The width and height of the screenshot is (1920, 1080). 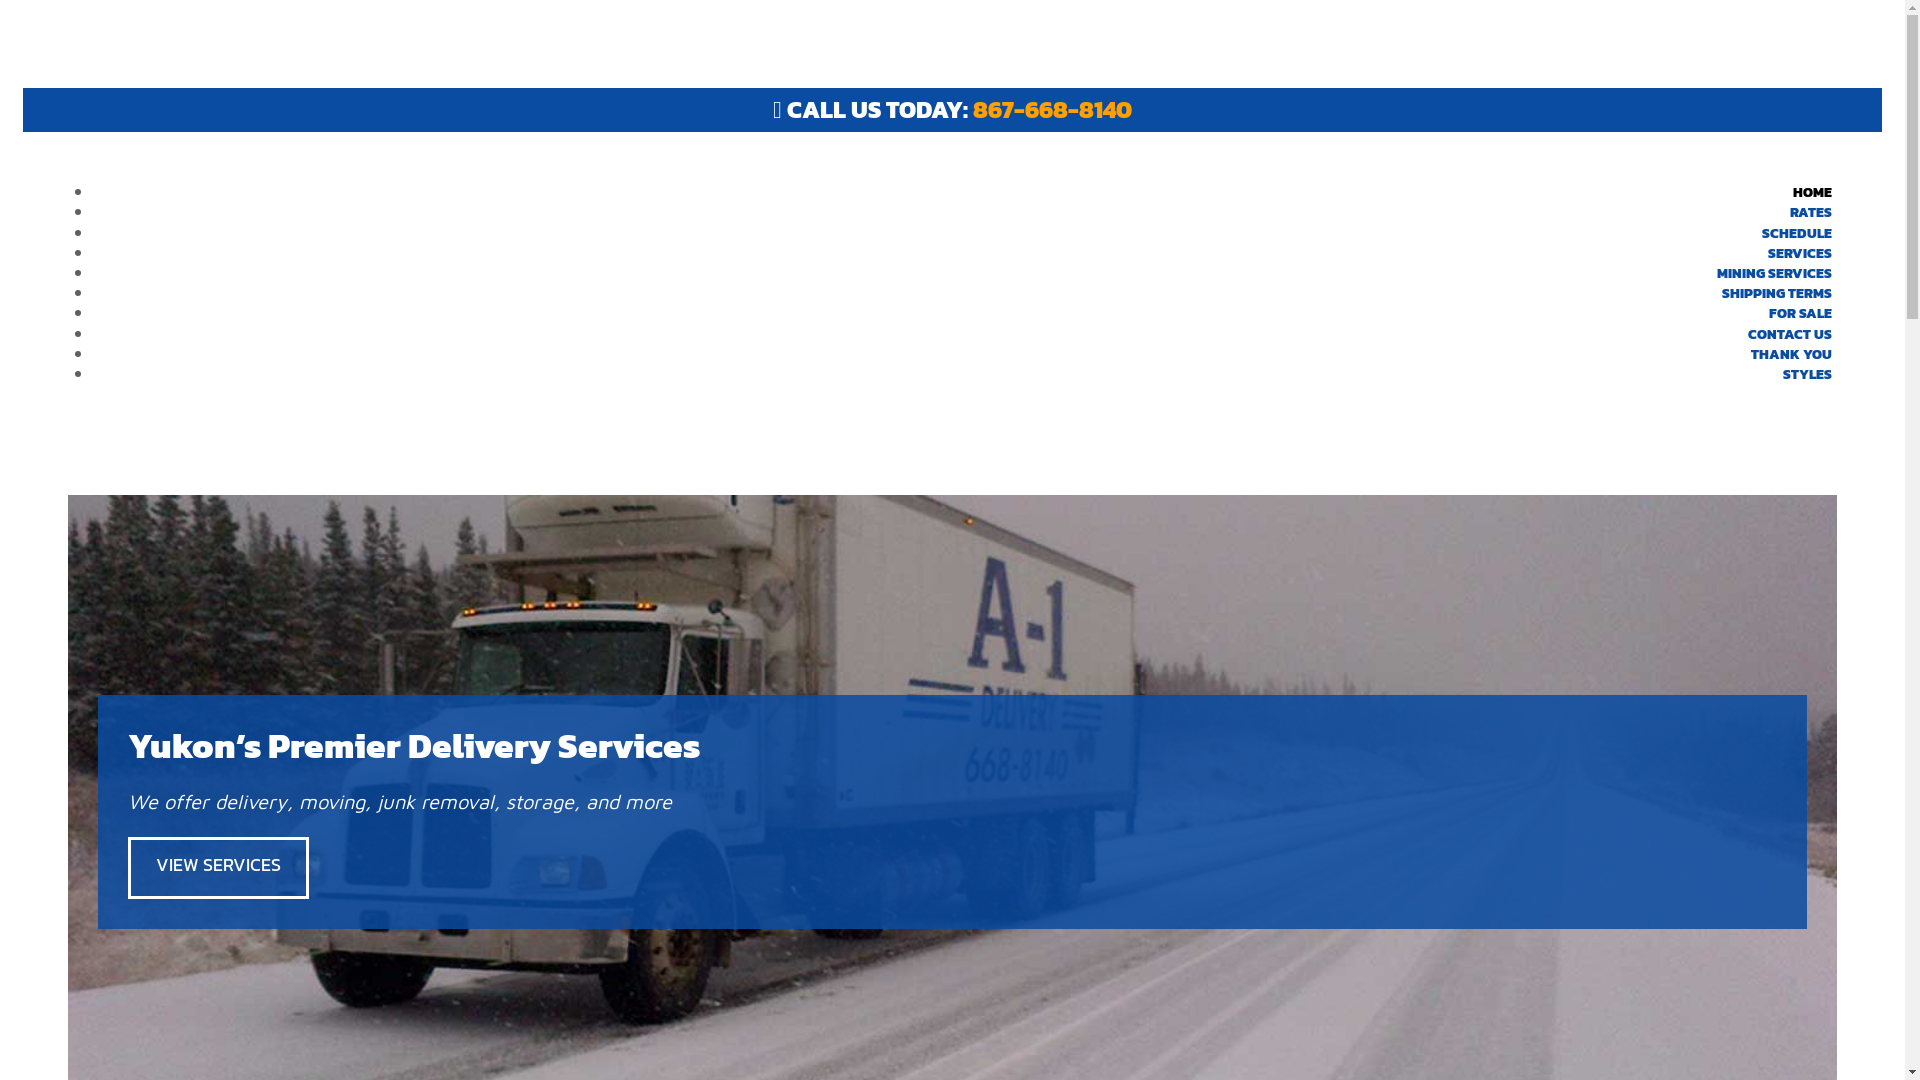 What do you see at coordinates (1774, 273) in the screenshot?
I see `'MINING SERVICES'` at bounding box center [1774, 273].